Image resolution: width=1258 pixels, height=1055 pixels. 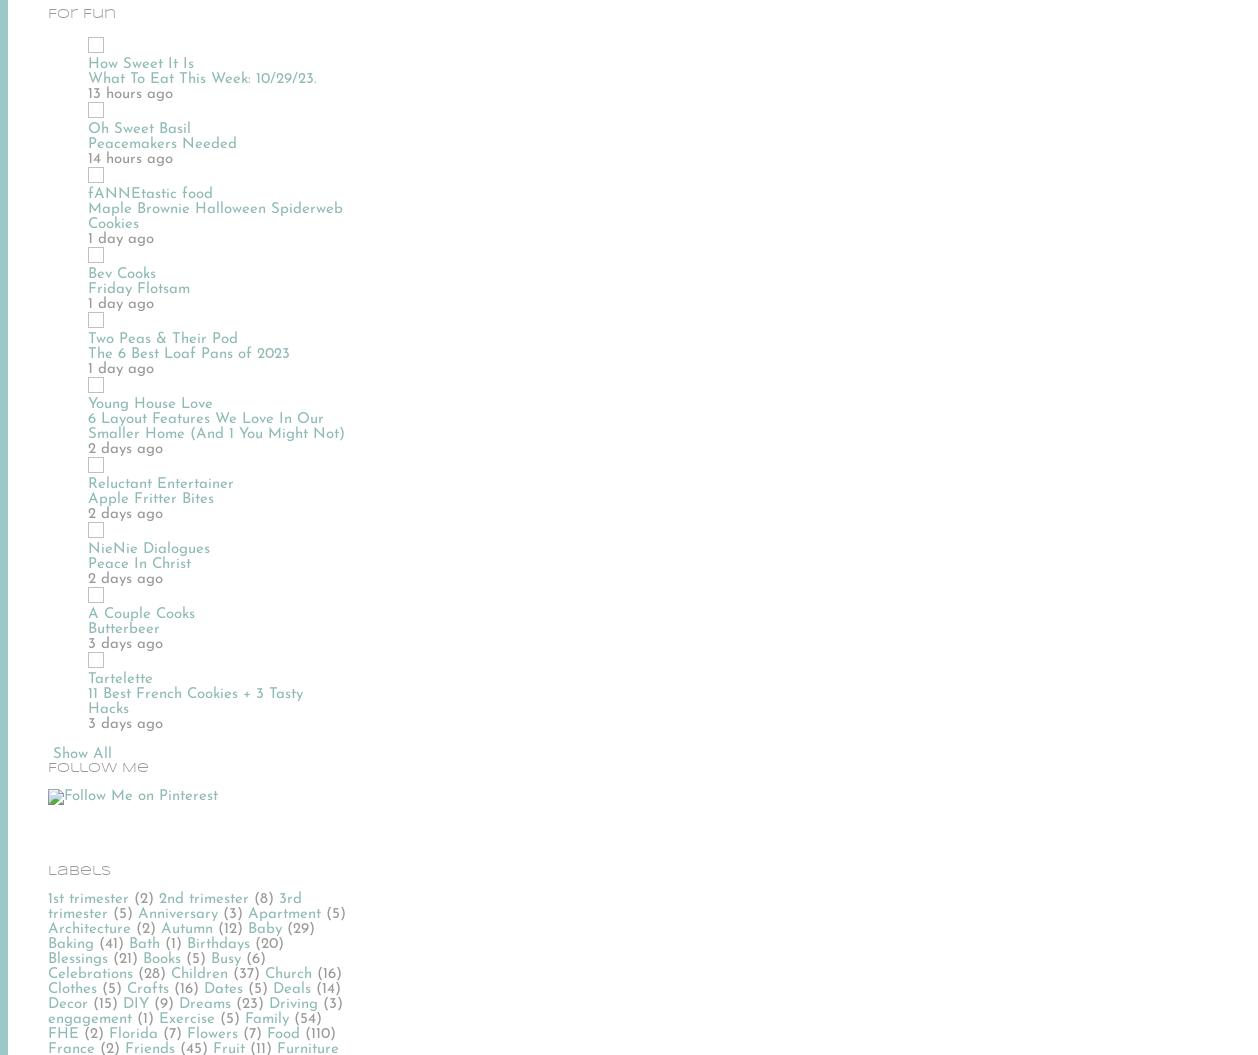 What do you see at coordinates (133, 1032) in the screenshot?
I see `'Florida'` at bounding box center [133, 1032].